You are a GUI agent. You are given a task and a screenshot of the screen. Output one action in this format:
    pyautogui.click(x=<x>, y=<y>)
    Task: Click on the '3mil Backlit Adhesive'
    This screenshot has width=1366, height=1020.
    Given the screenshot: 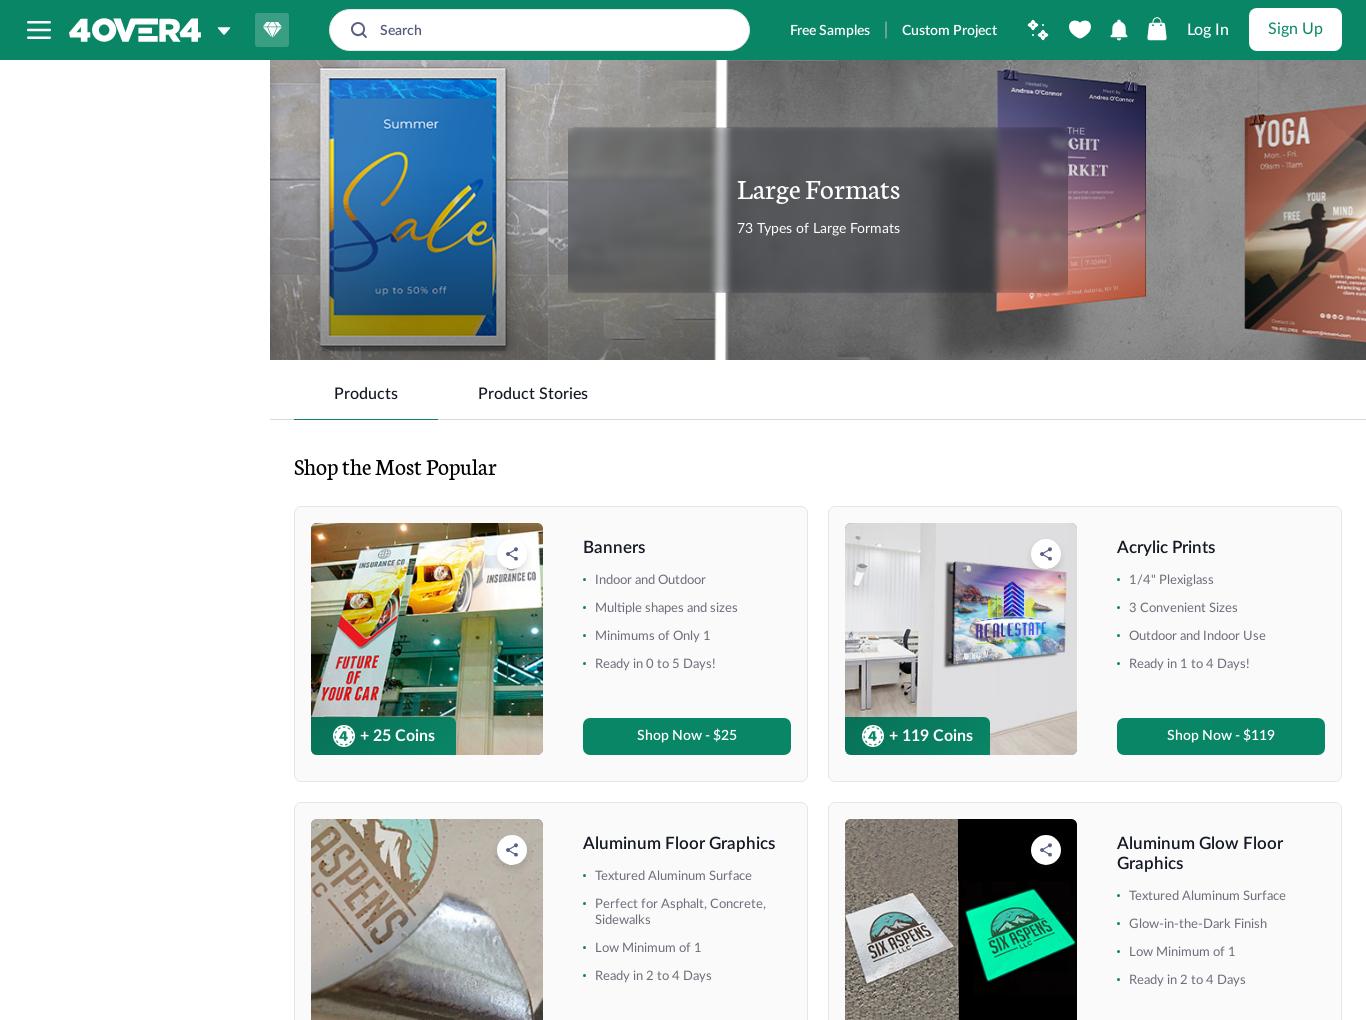 What is the action you would take?
    pyautogui.click(x=1034, y=590)
    